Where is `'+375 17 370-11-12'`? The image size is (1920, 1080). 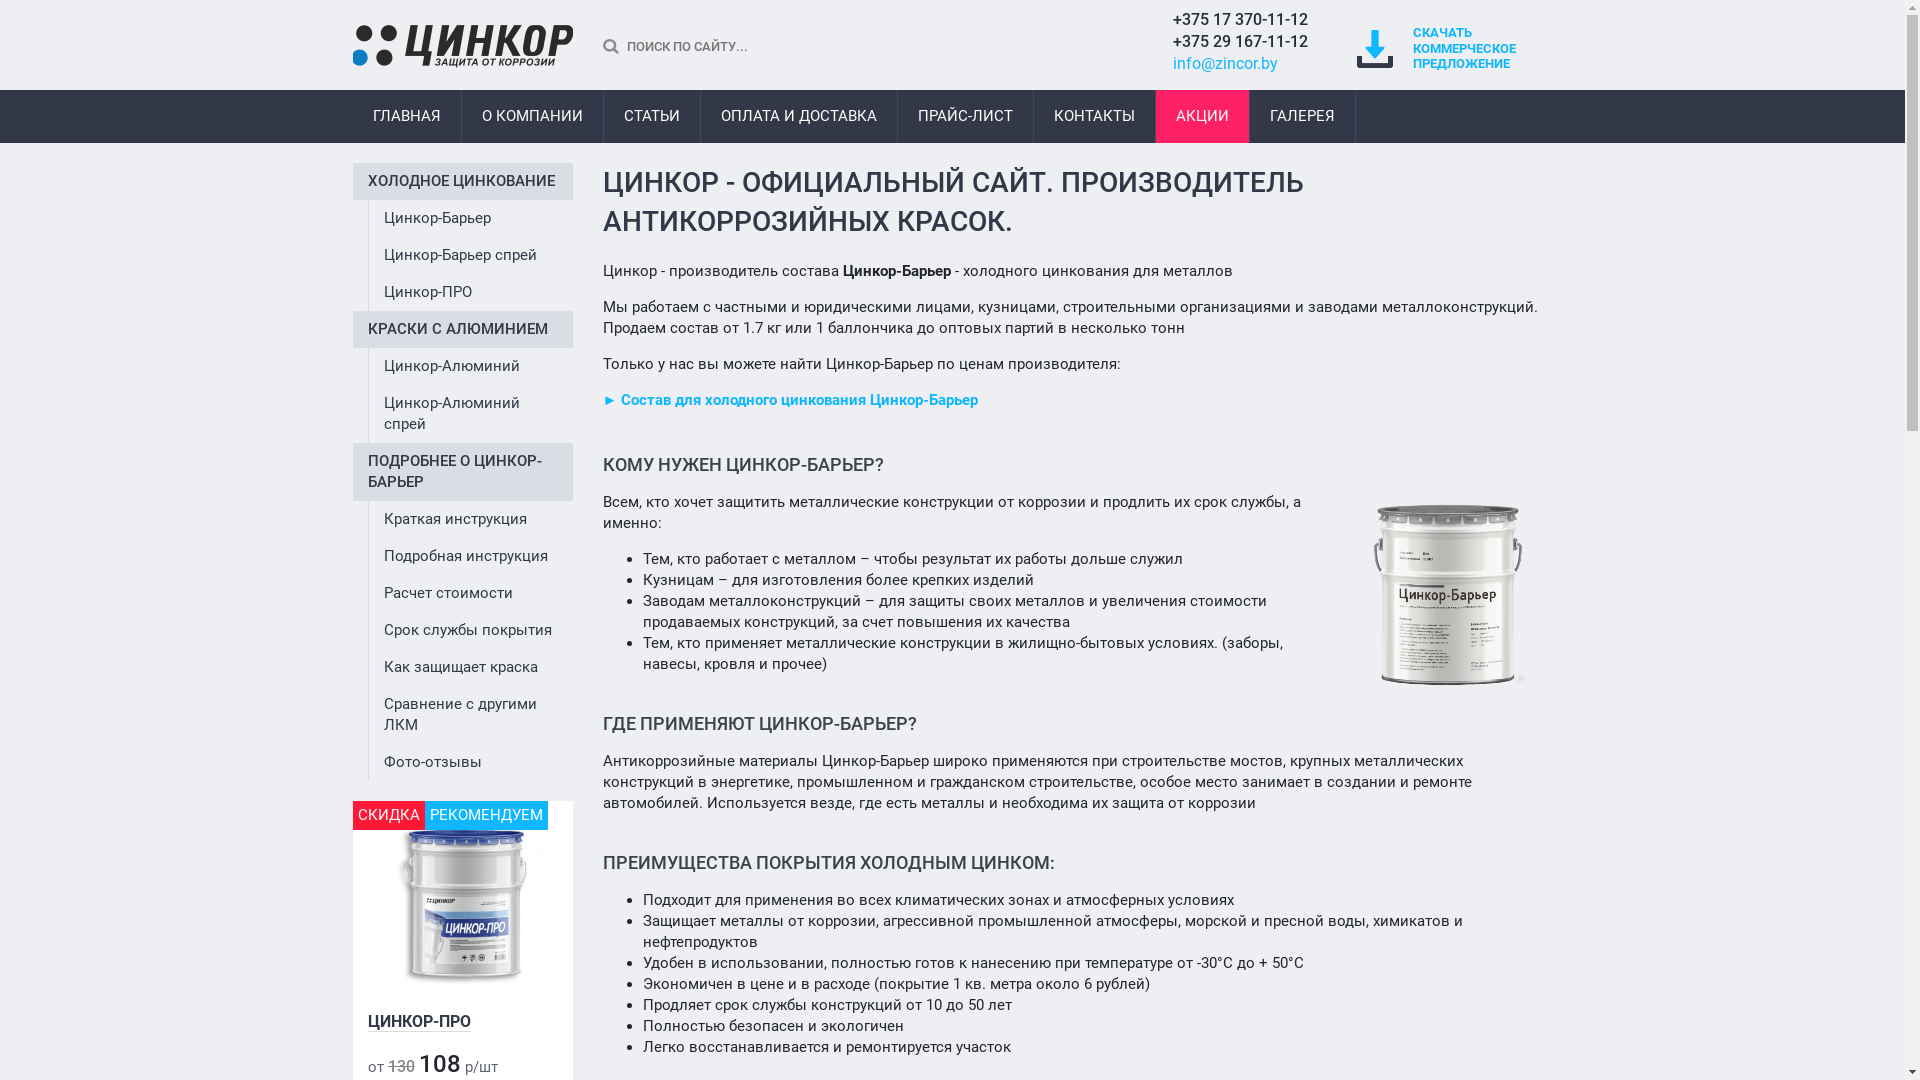
'+375 17 370-11-12' is located at coordinates (1238, 19).